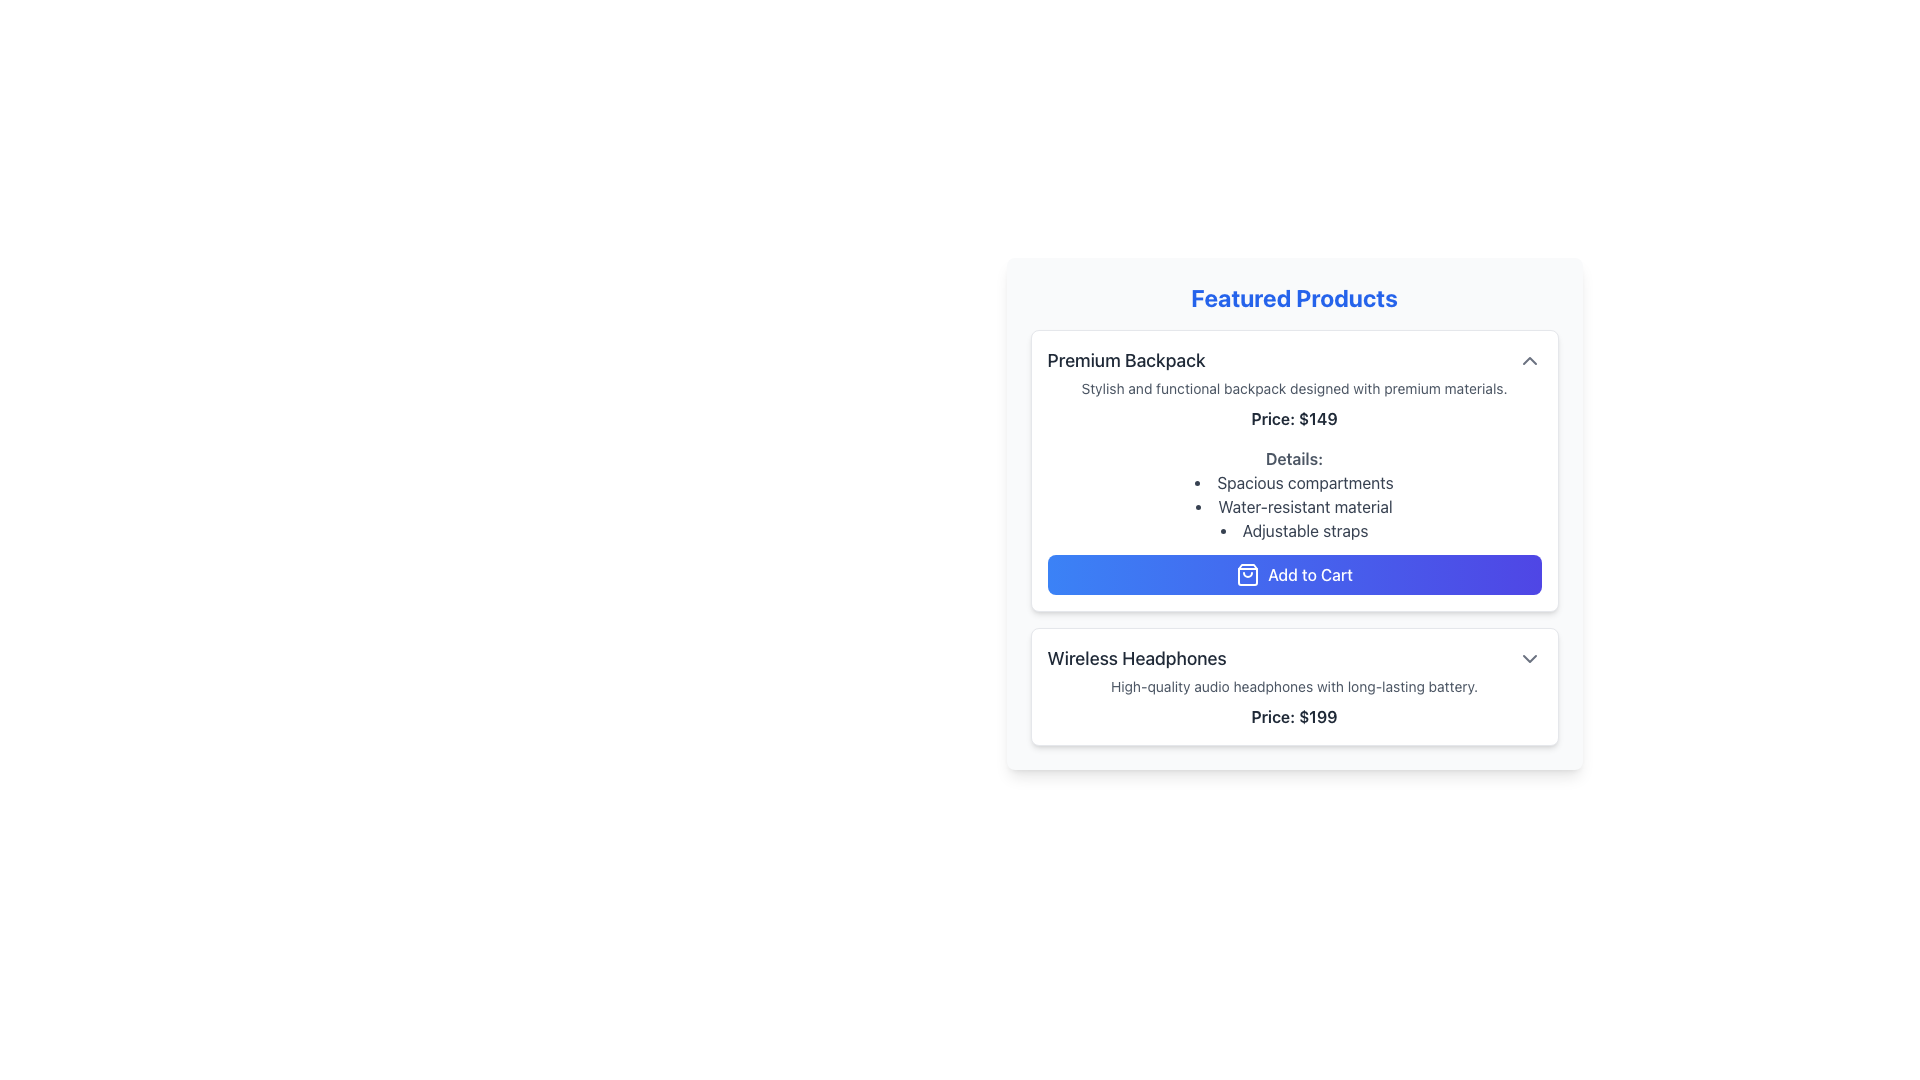  Describe the element at coordinates (1126, 361) in the screenshot. I see `text from the product title label located at the top-left corner of the product details card` at that location.